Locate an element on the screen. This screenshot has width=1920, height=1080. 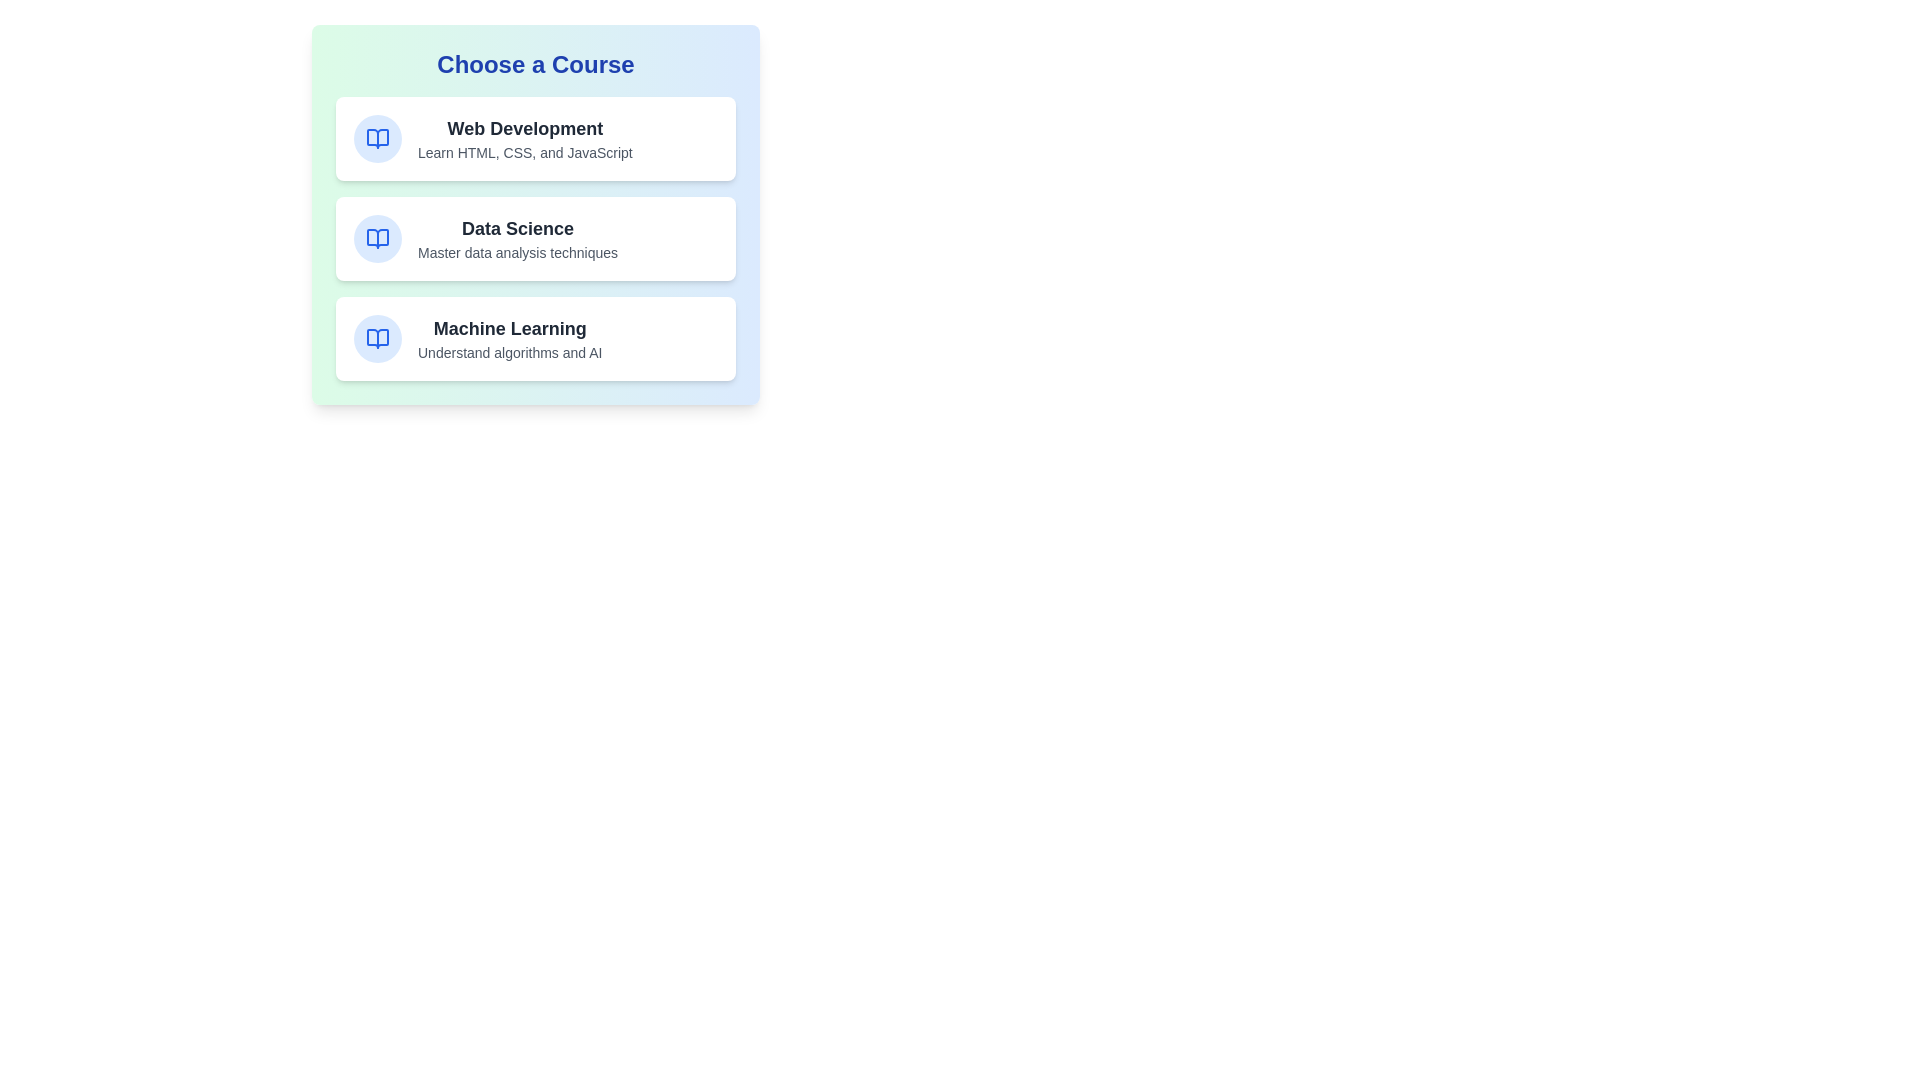
the icon representing the theme of the card labeled 'Machine Learning - Understand algorithms and AI', located at the top-left corner of the card, which is the leftmost component in a vertical stack of three cards is located at coordinates (378, 338).